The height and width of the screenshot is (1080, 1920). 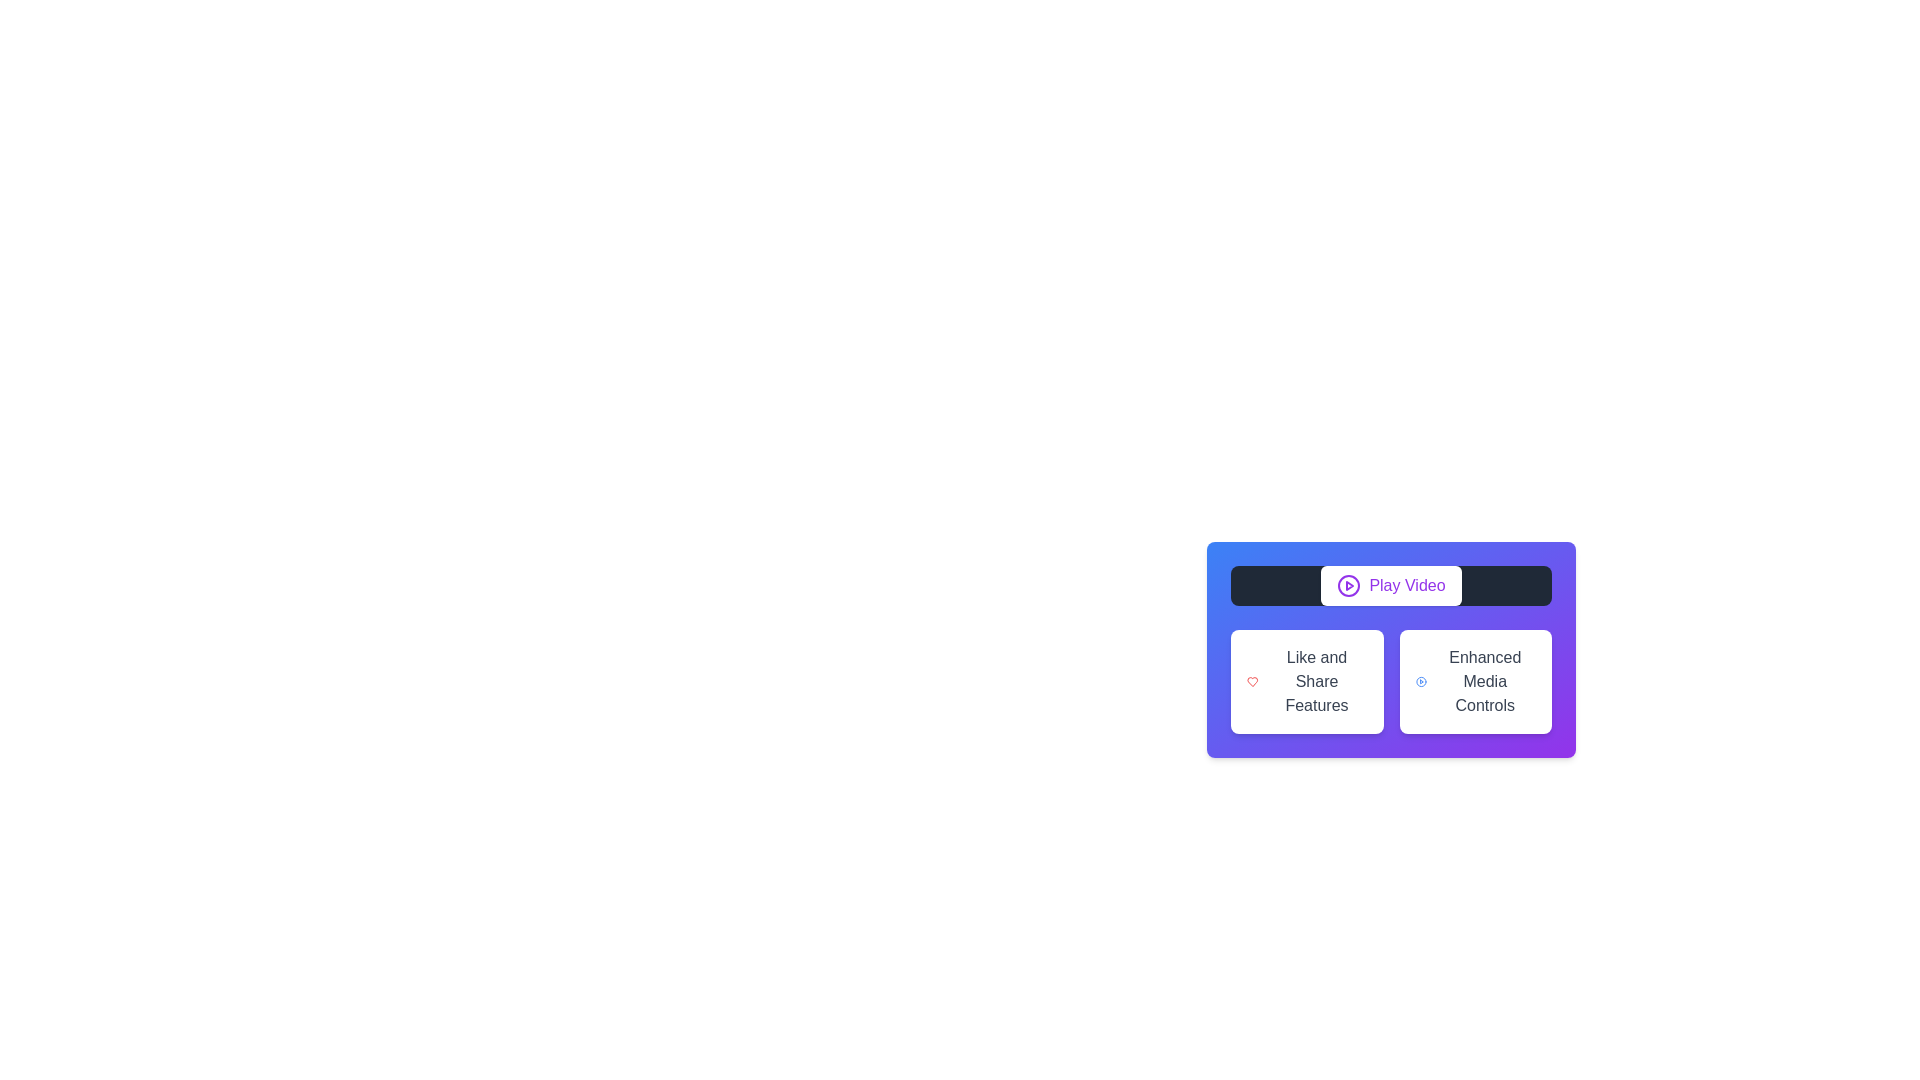 What do you see at coordinates (1316, 681) in the screenshot?
I see `the text label displaying 'Like and Share Features' which is centrally positioned in a white card with rounded corners and a shadow effect` at bounding box center [1316, 681].